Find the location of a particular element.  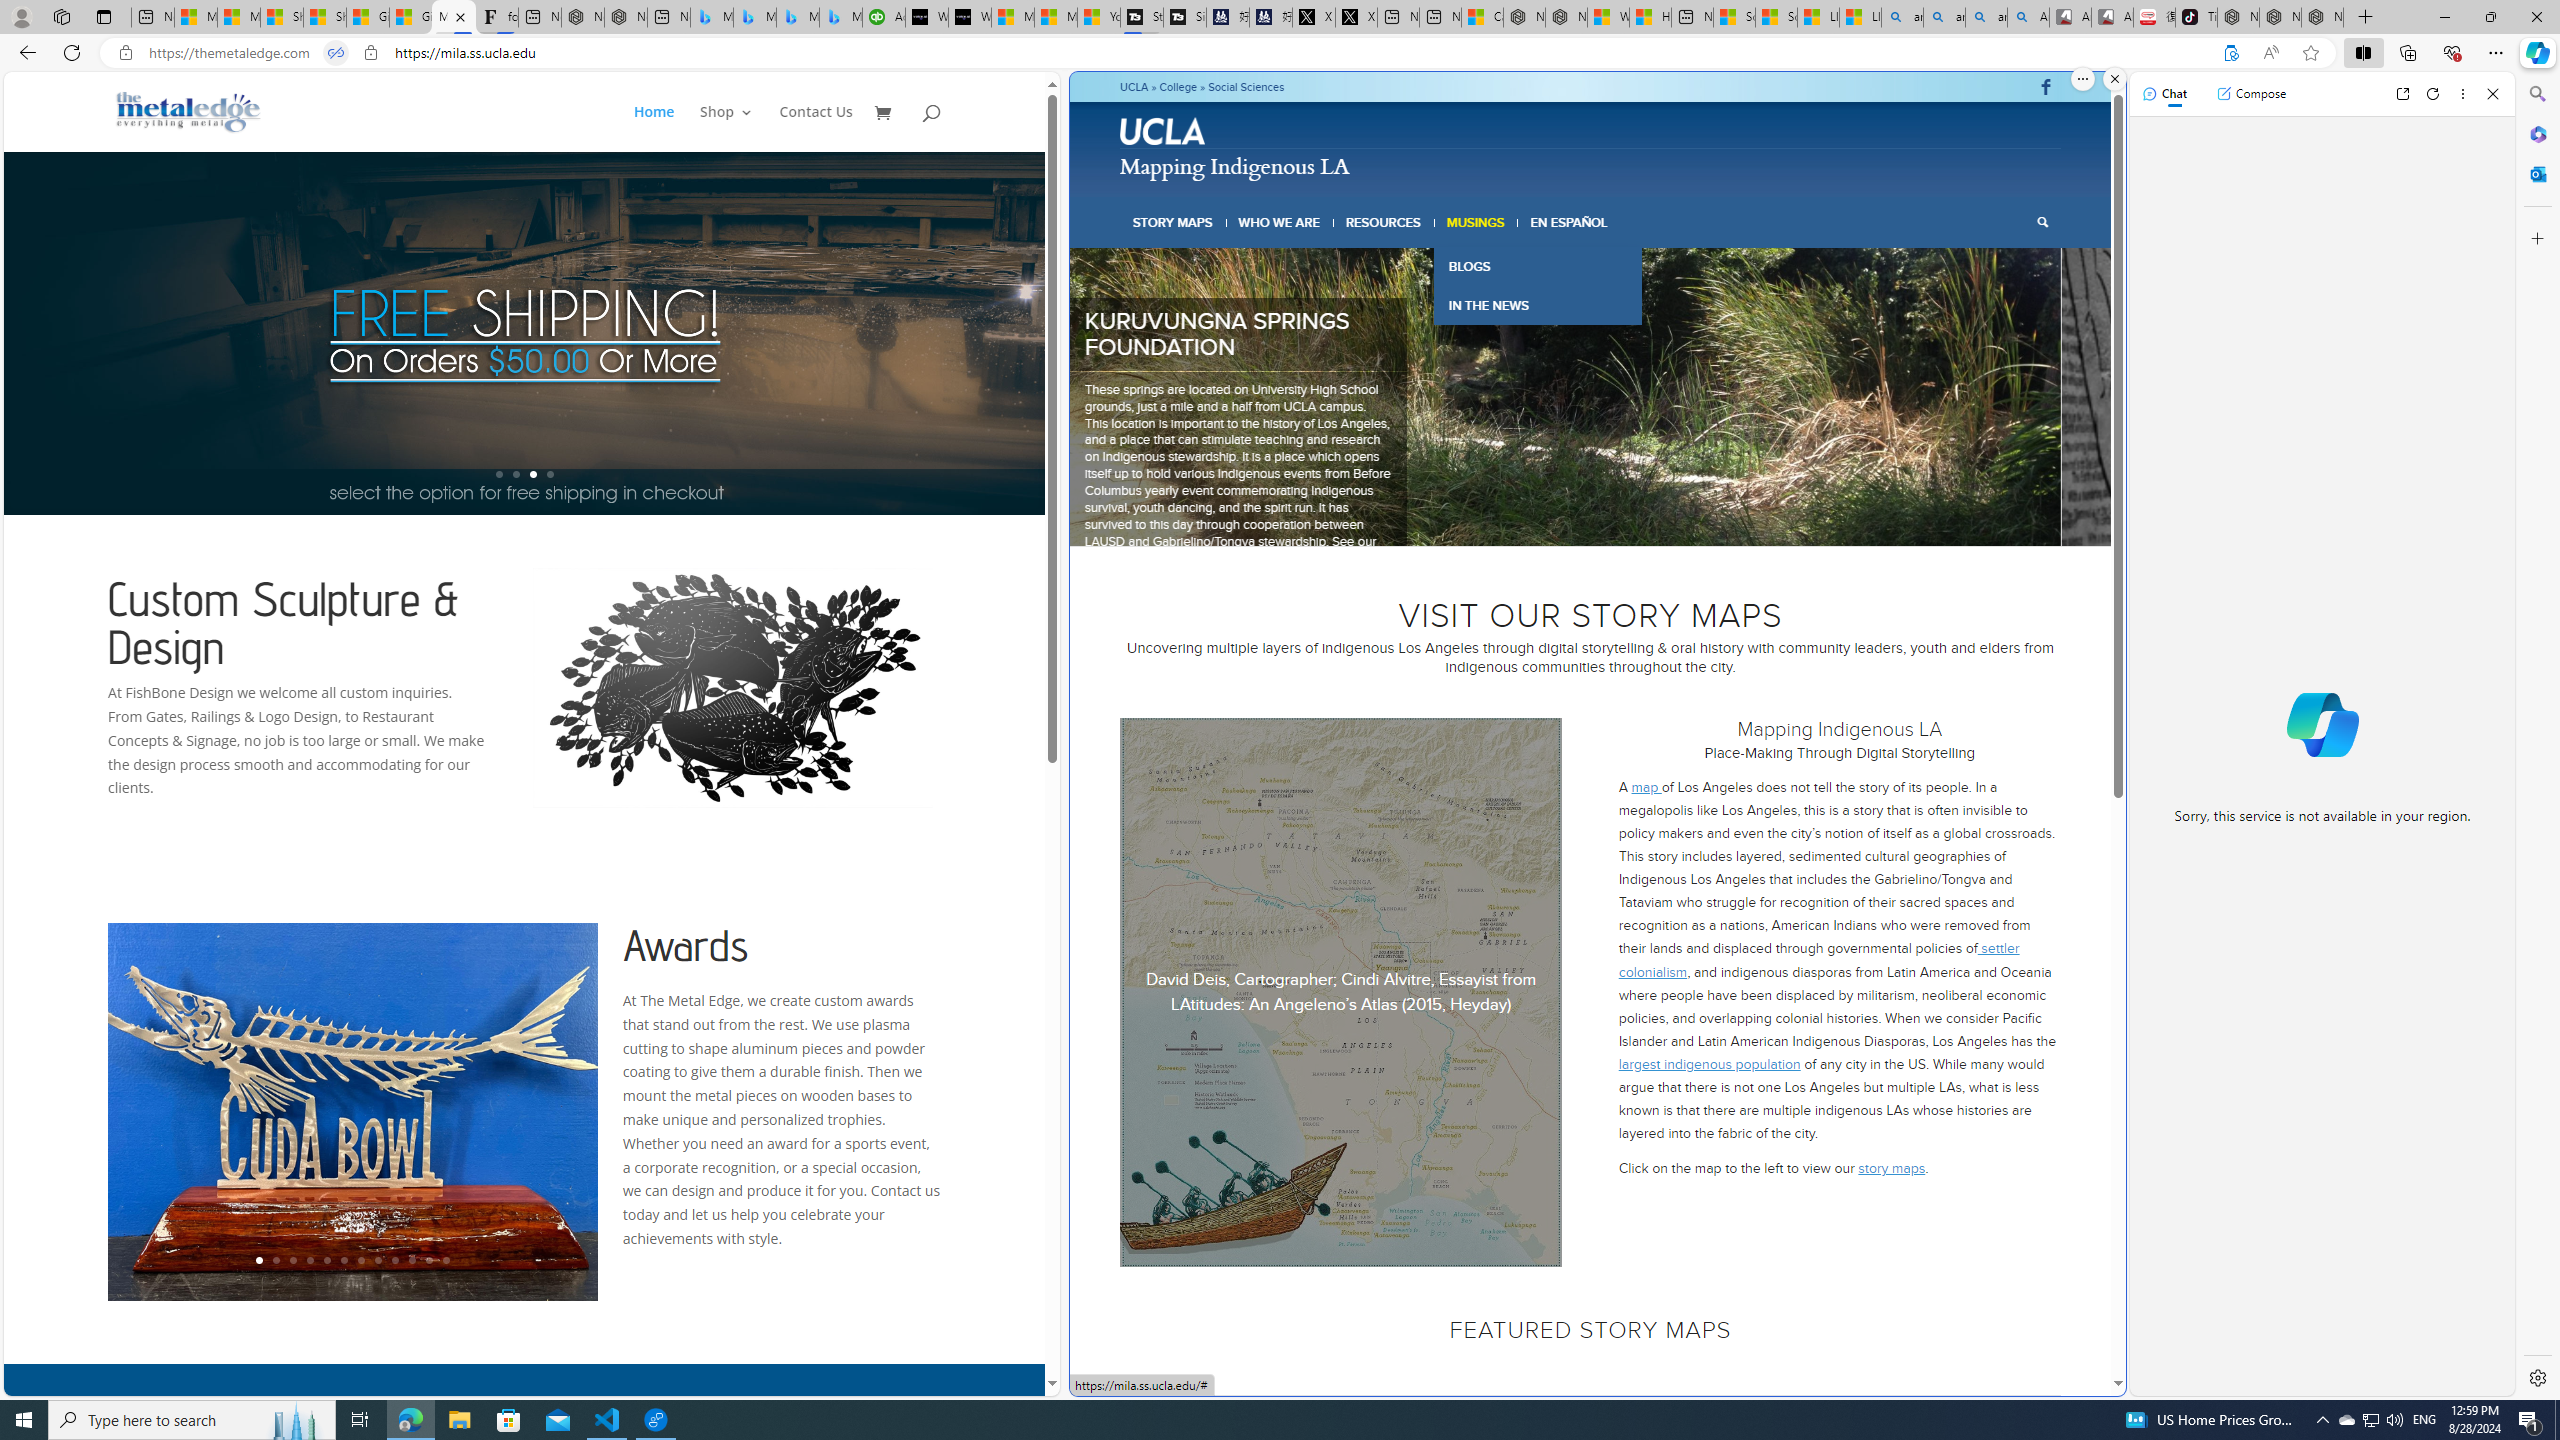

'Contact Us' is located at coordinates (815, 127).